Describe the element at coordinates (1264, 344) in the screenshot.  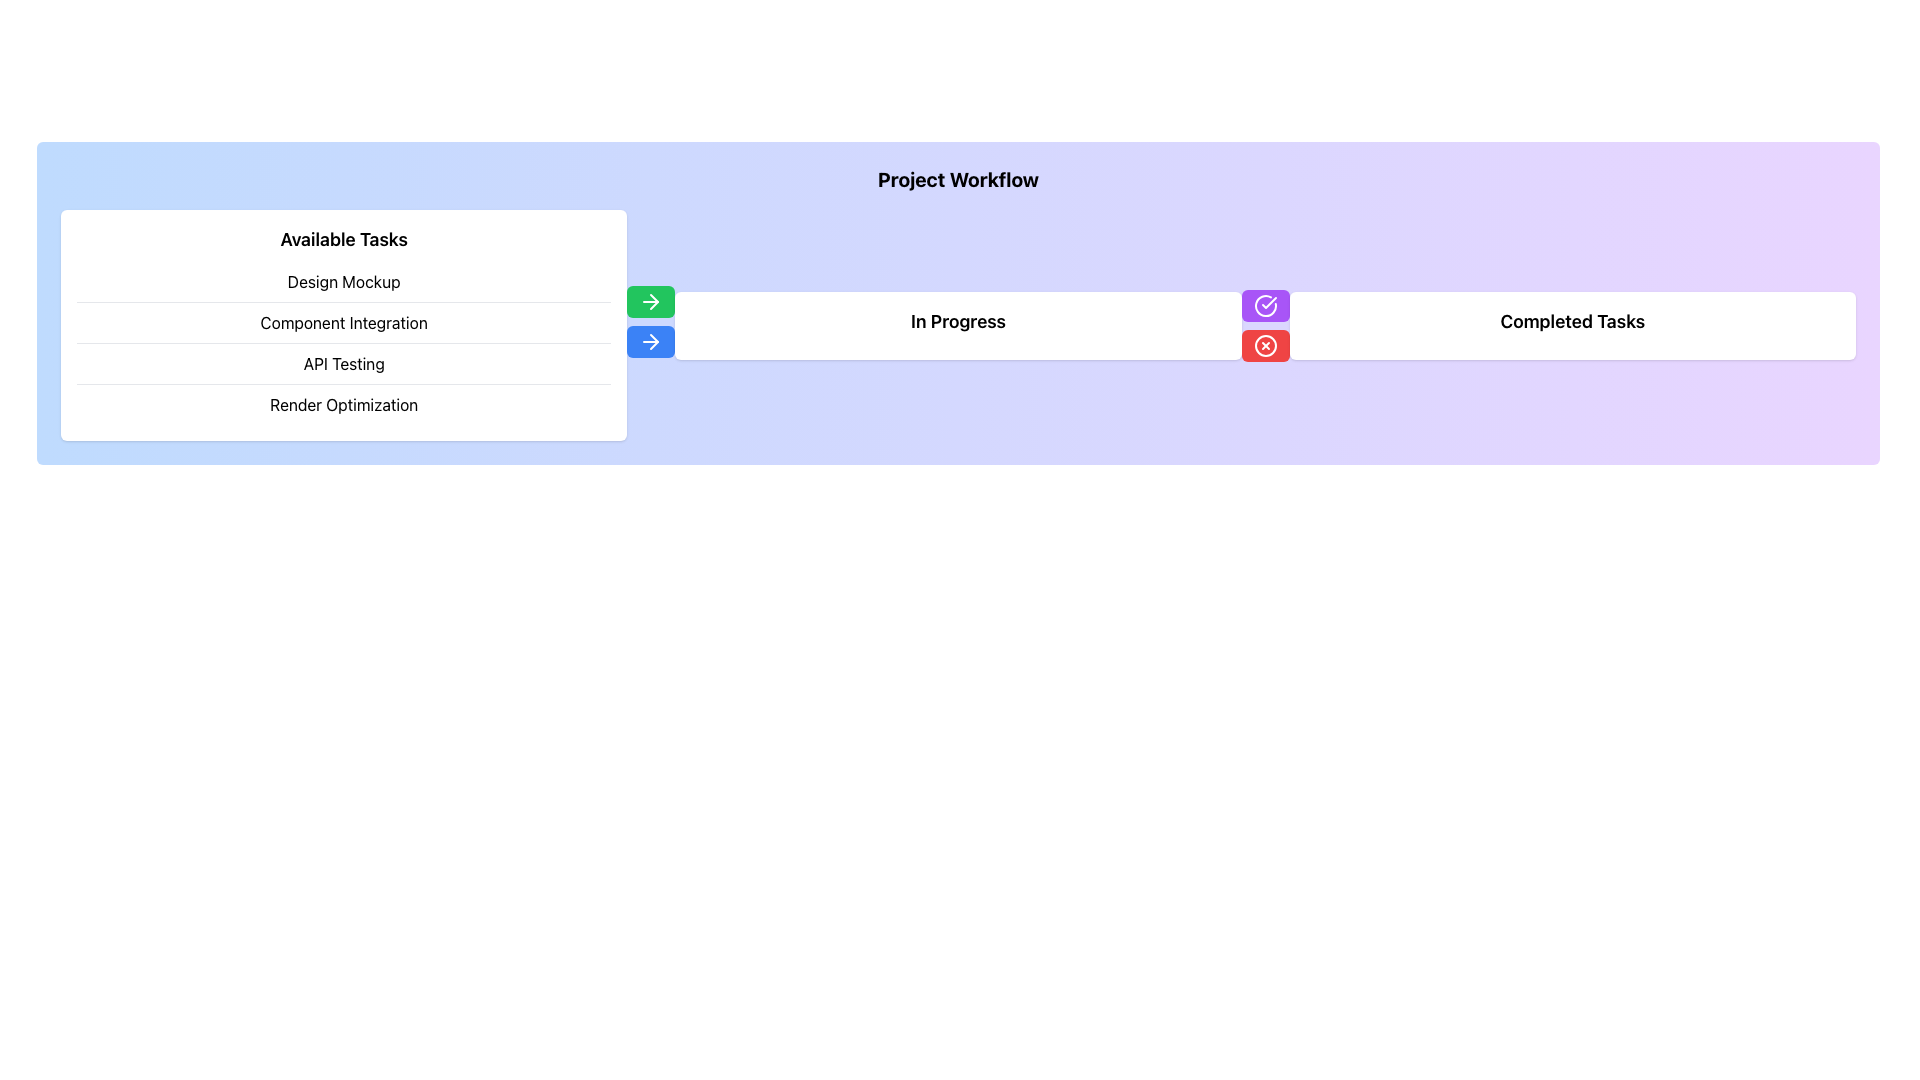
I see `the control button in the 'In Progress' section of the task workflow interface` at that location.